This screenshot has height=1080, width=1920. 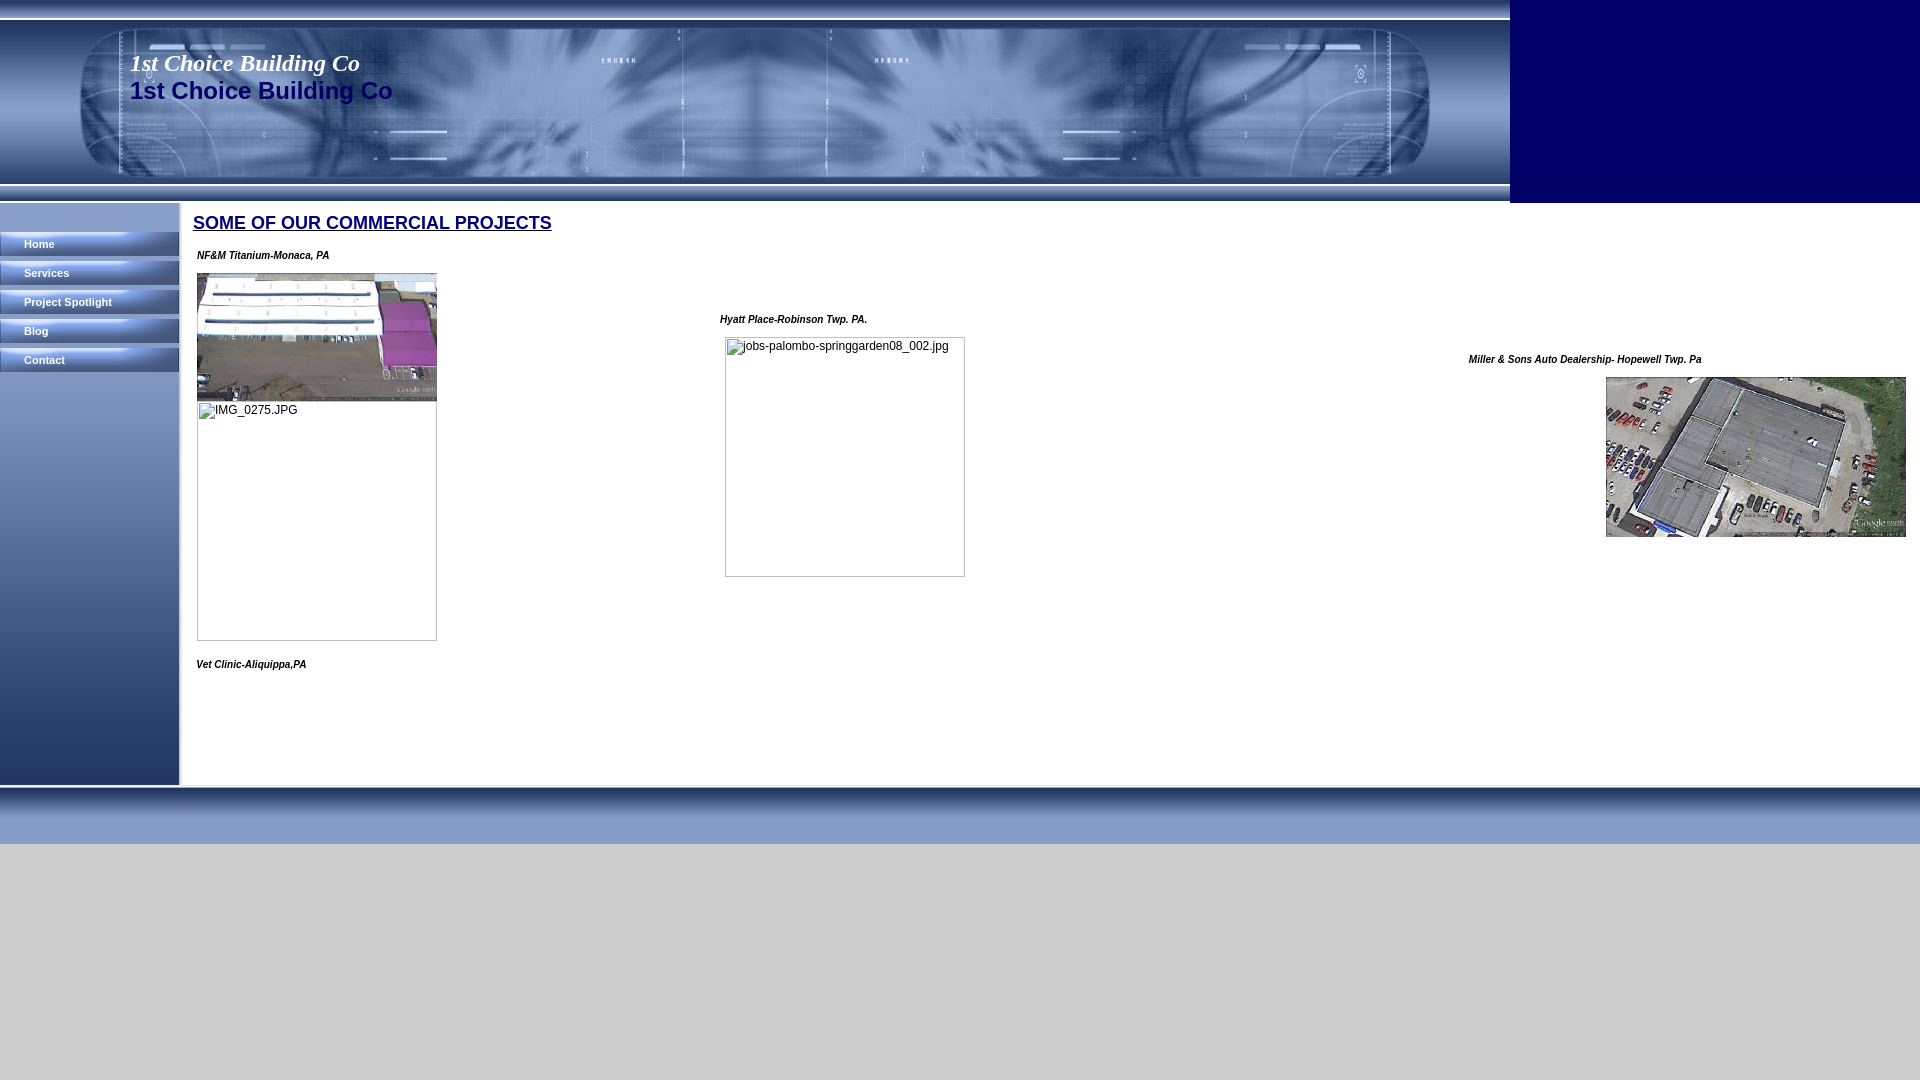 I want to click on 'Contact', so click(x=90, y=358).